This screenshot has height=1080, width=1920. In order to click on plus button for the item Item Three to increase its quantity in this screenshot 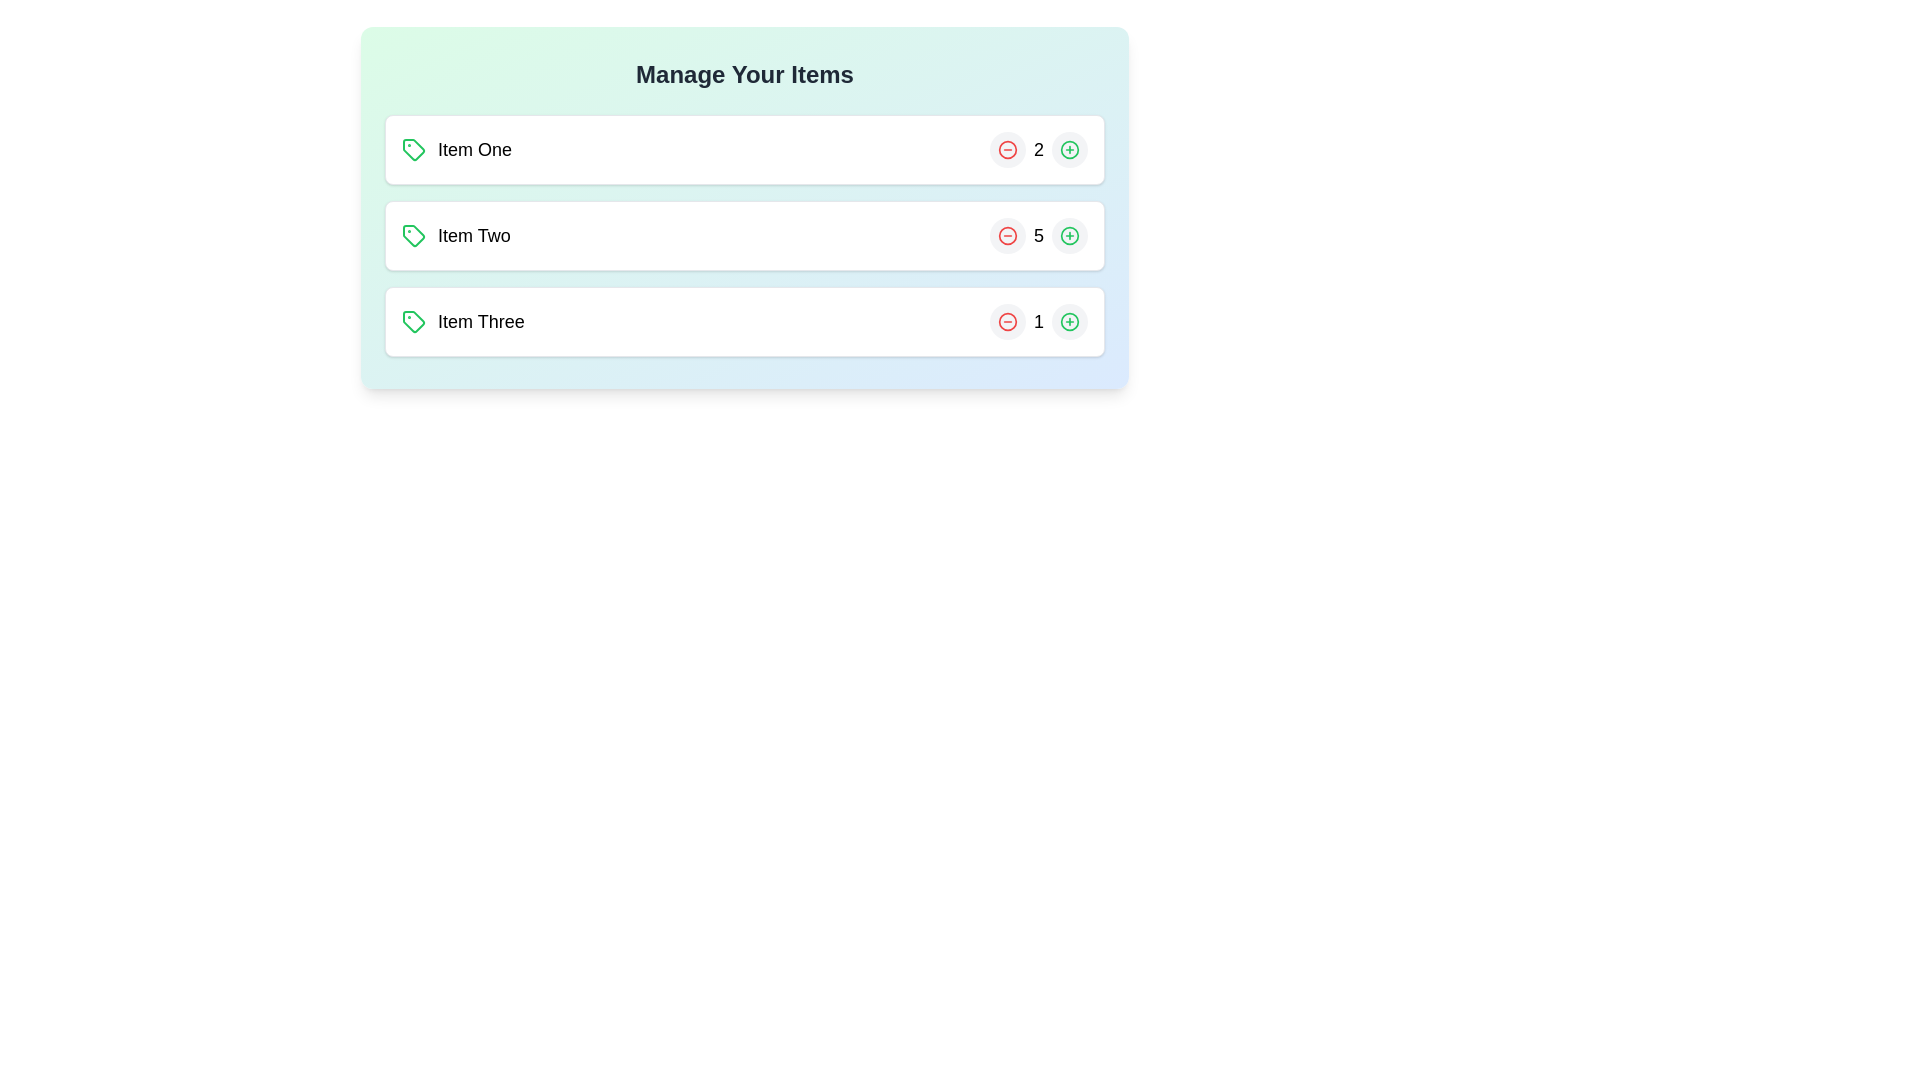, I will do `click(1069, 320)`.